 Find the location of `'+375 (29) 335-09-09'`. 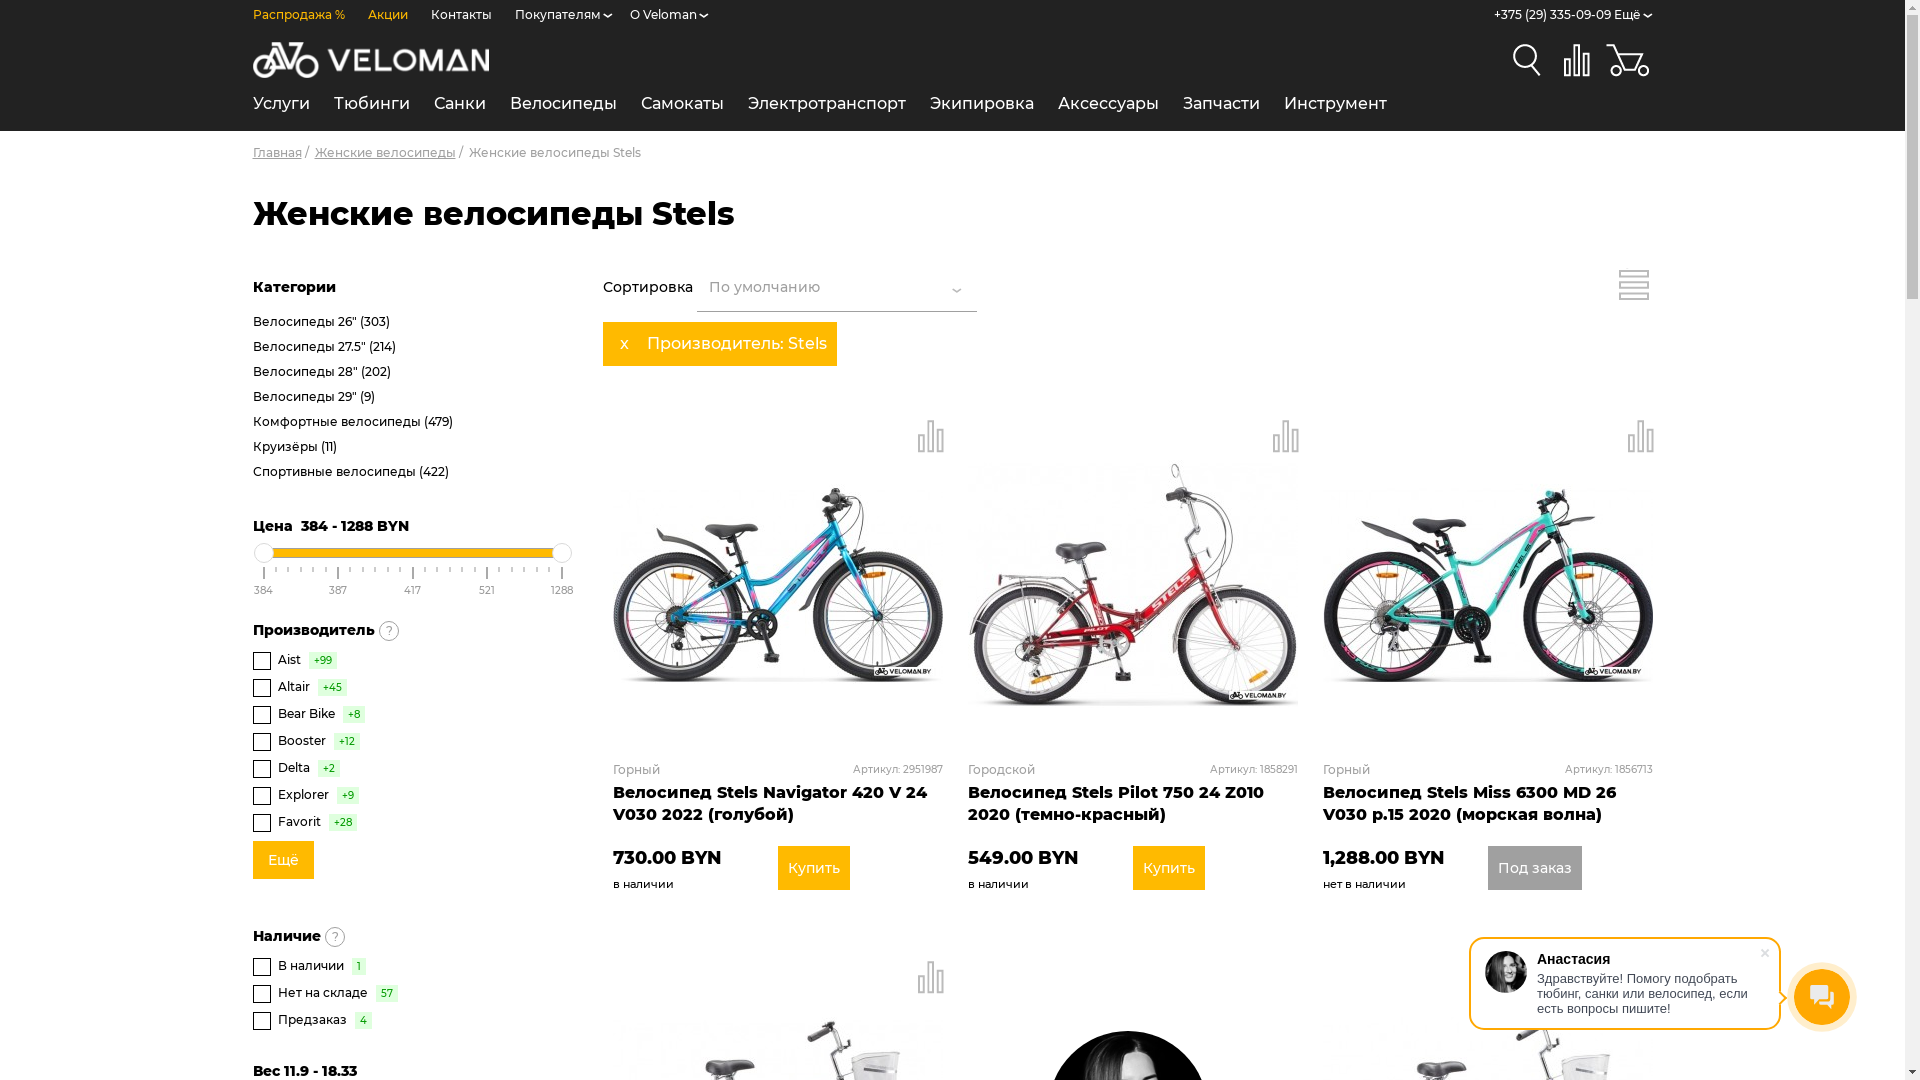

'+375 (29) 335-09-09' is located at coordinates (1551, 14).